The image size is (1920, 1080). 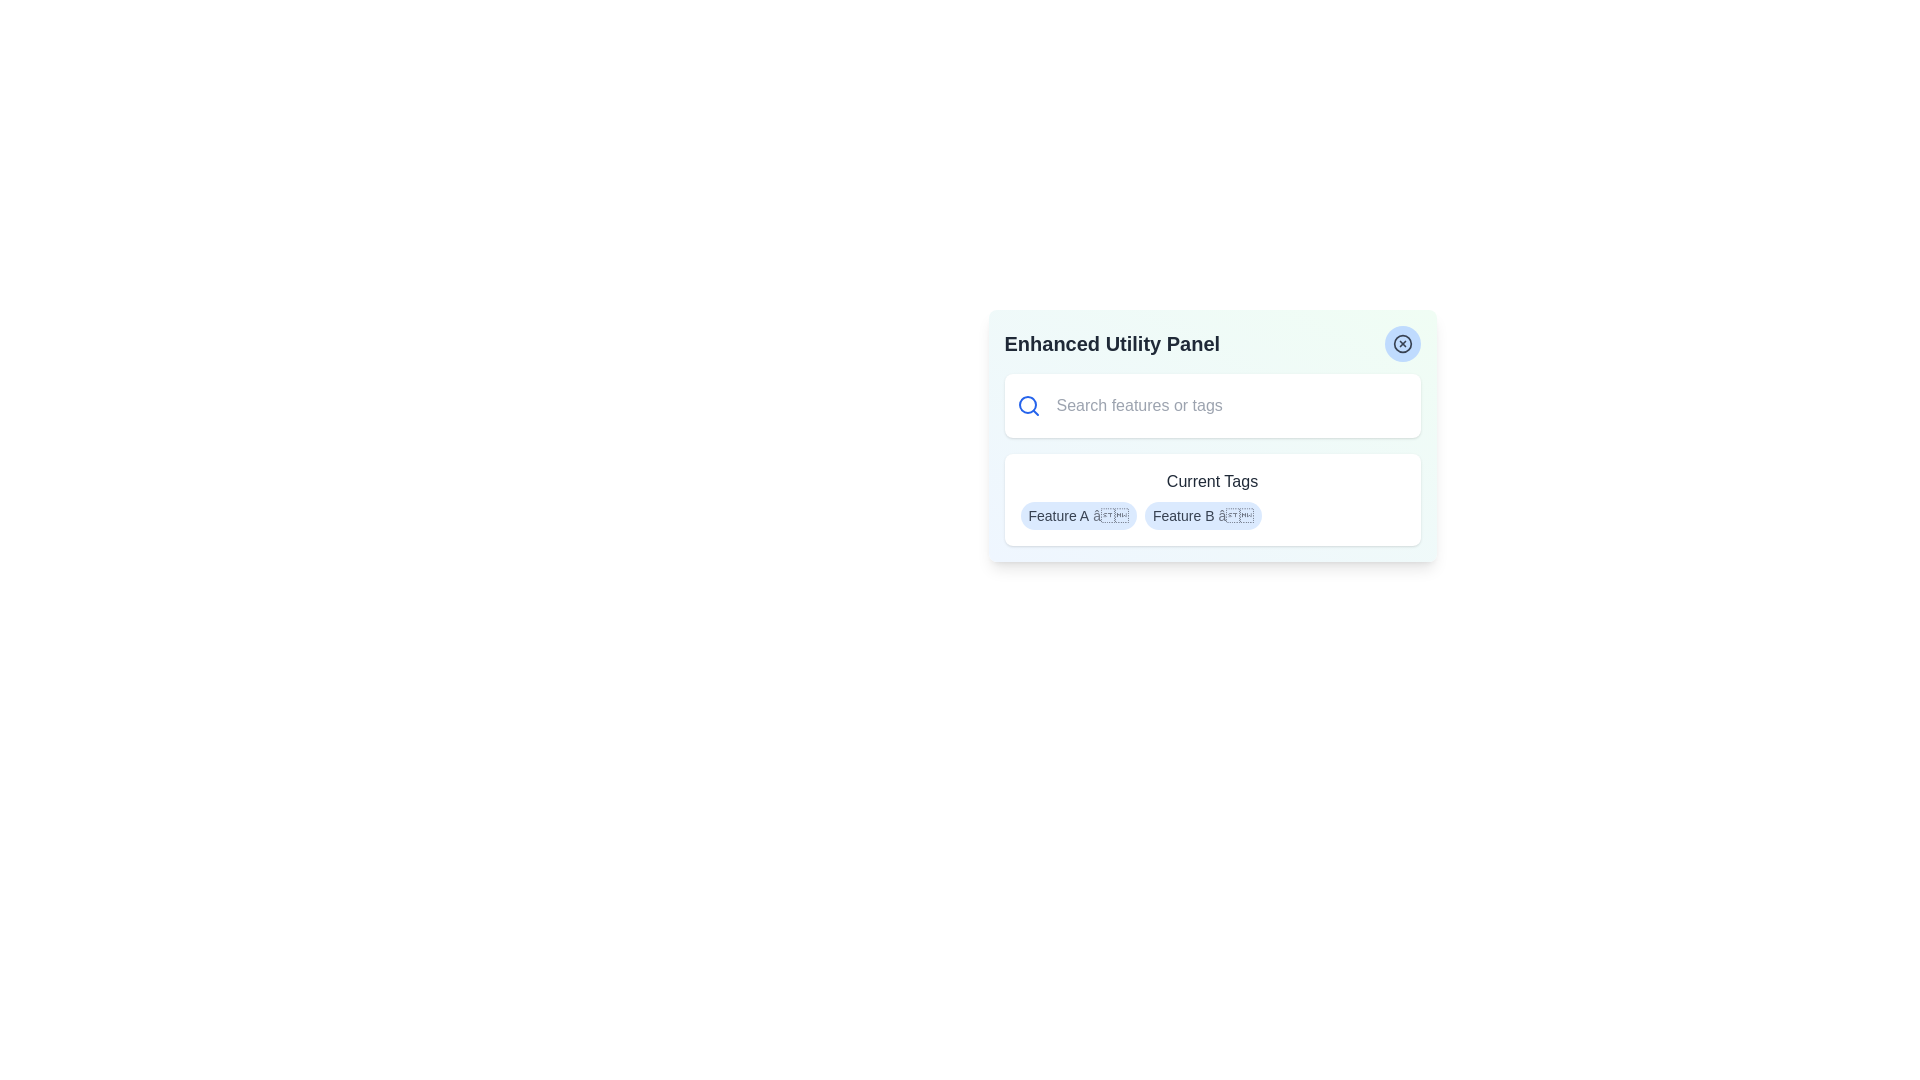 What do you see at coordinates (1057, 515) in the screenshot?
I see `the static text element displaying 'Feature A' within the tag-like component in the 'Current Tags' section, which is the first tag on the left of the '×' icon` at bounding box center [1057, 515].